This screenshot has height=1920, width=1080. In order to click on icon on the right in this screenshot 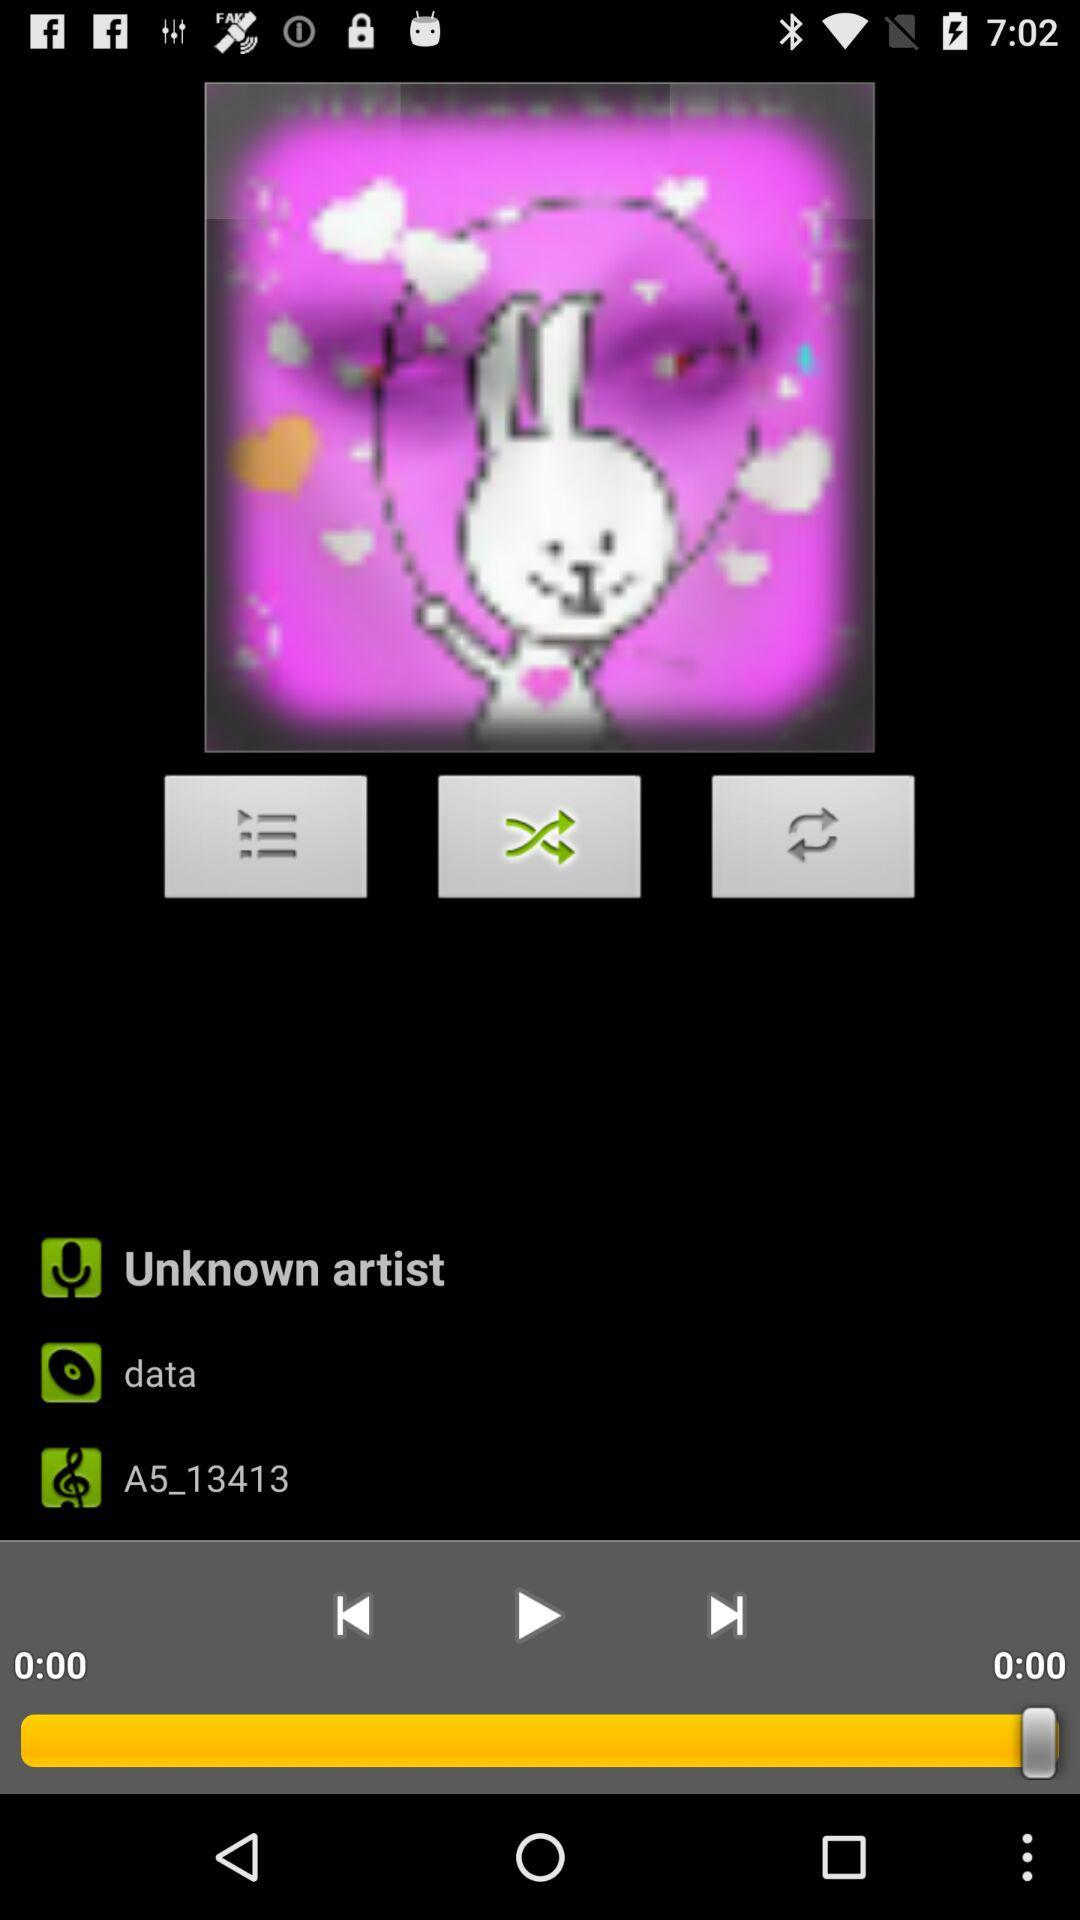, I will do `click(813, 842)`.